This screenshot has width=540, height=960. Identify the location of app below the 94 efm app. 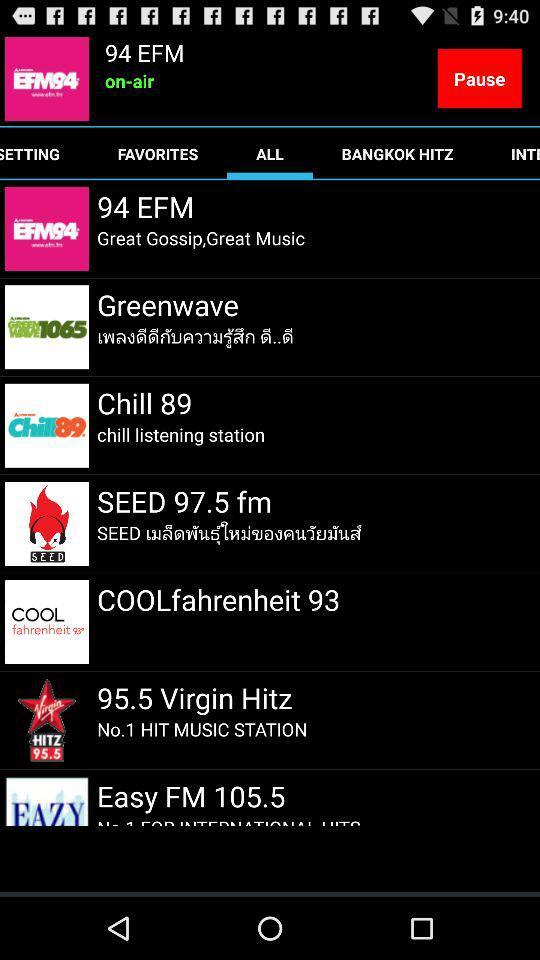
(201, 238).